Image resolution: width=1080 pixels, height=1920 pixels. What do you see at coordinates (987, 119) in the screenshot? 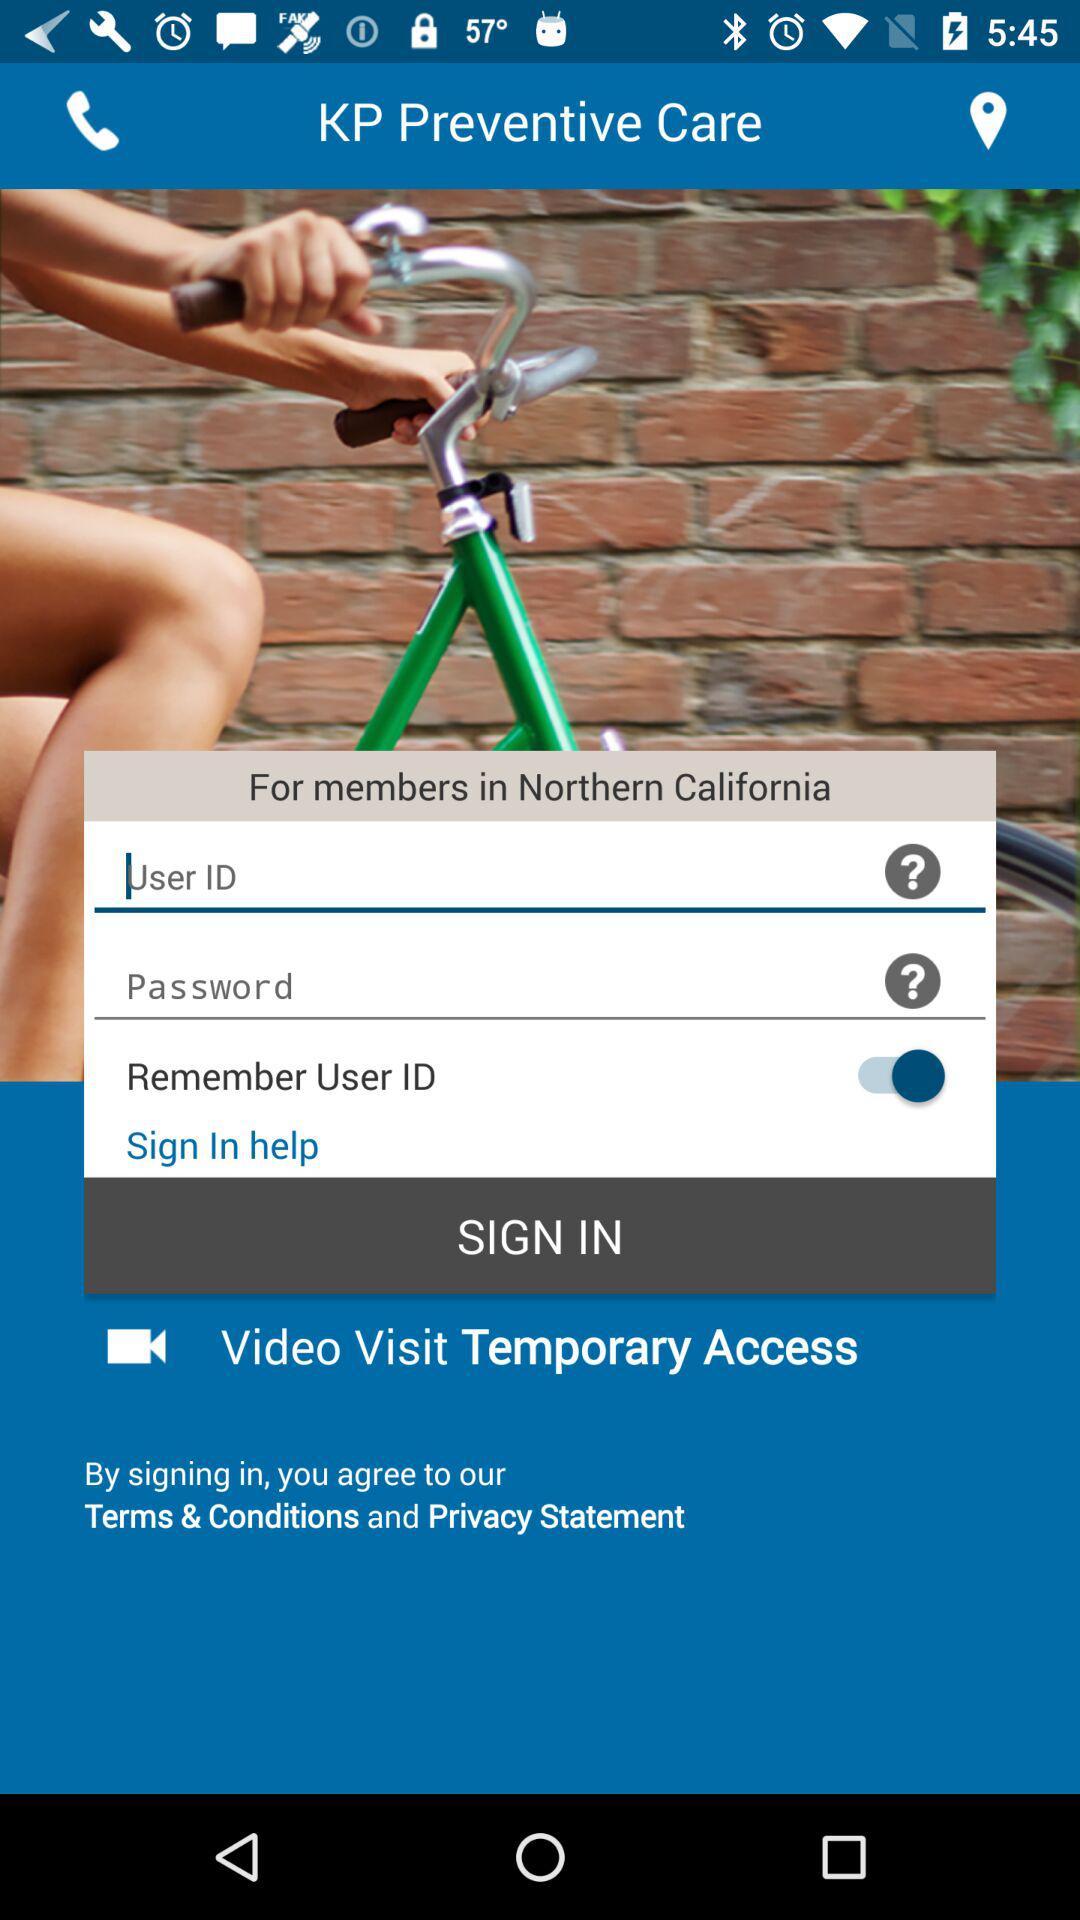
I see `the location icon` at bounding box center [987, 119].